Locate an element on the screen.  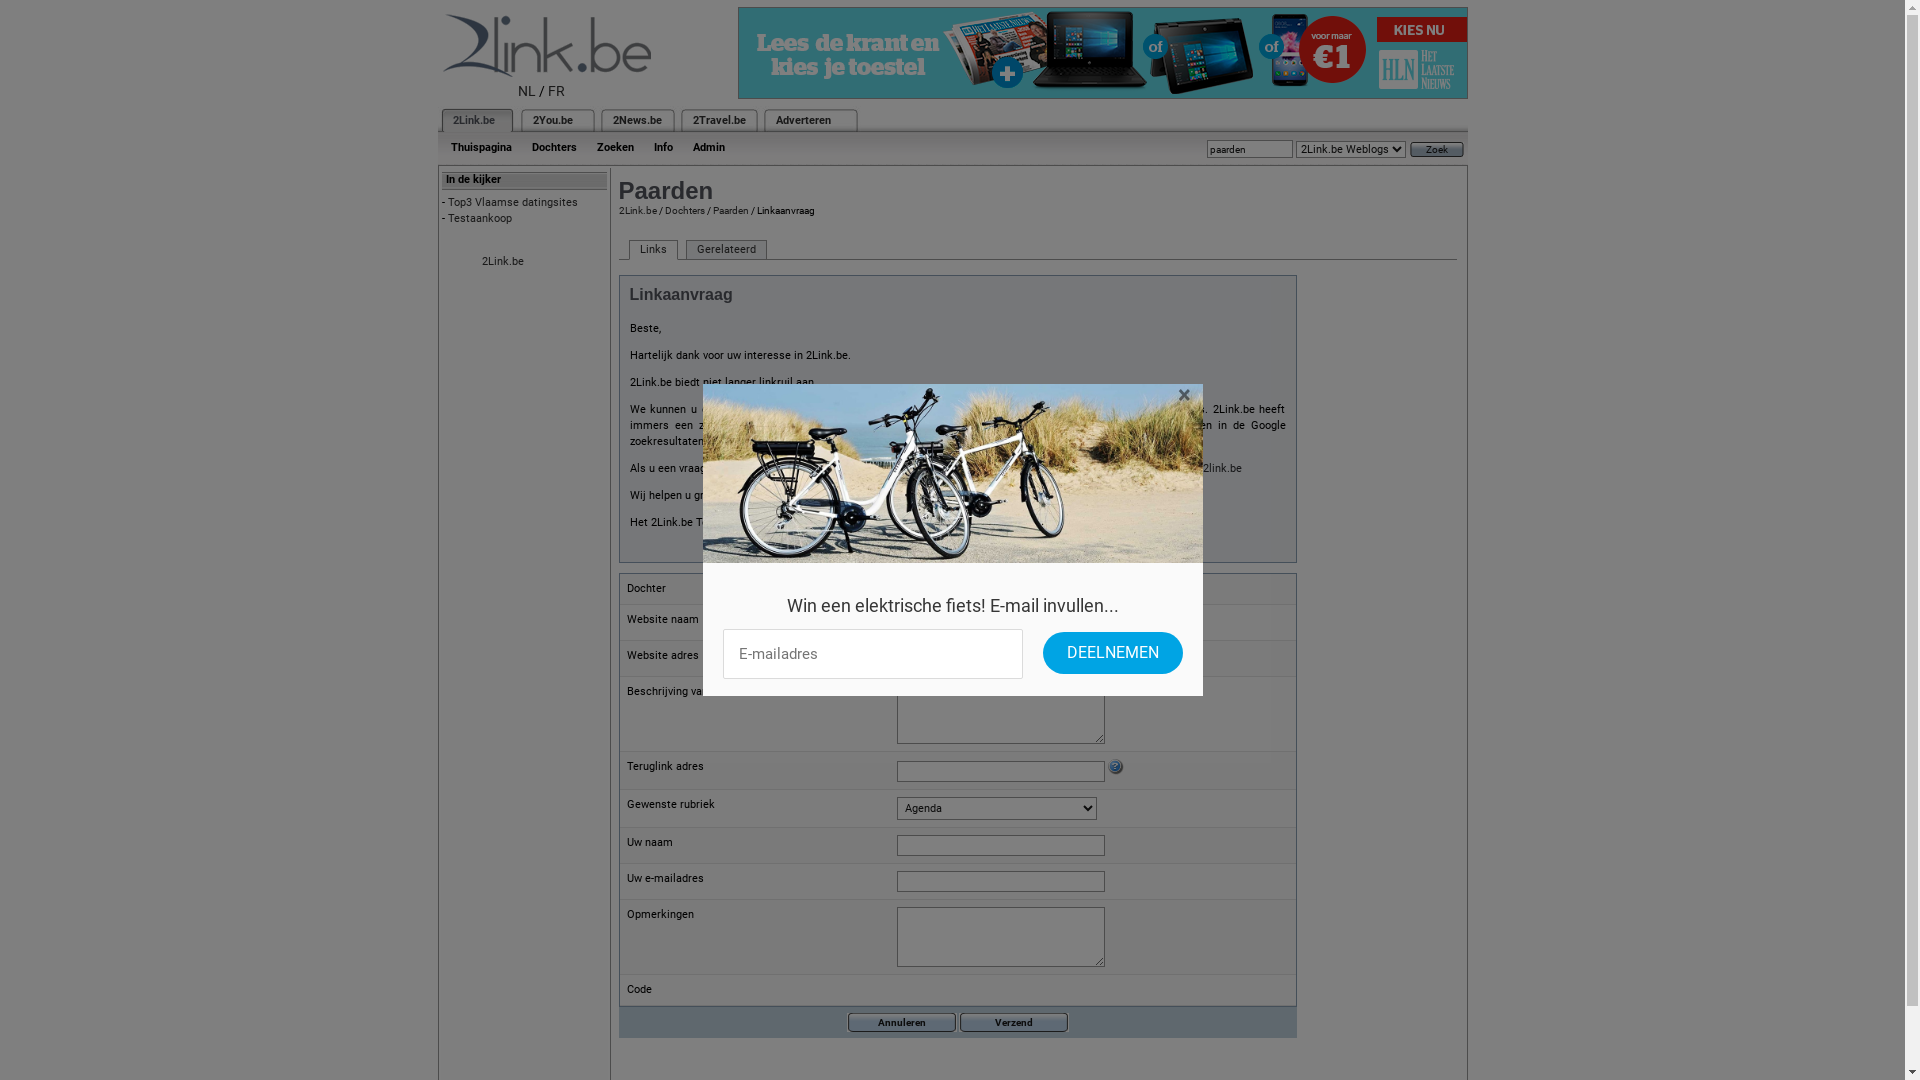
'Dochters' is located at coordinates (522, 146).